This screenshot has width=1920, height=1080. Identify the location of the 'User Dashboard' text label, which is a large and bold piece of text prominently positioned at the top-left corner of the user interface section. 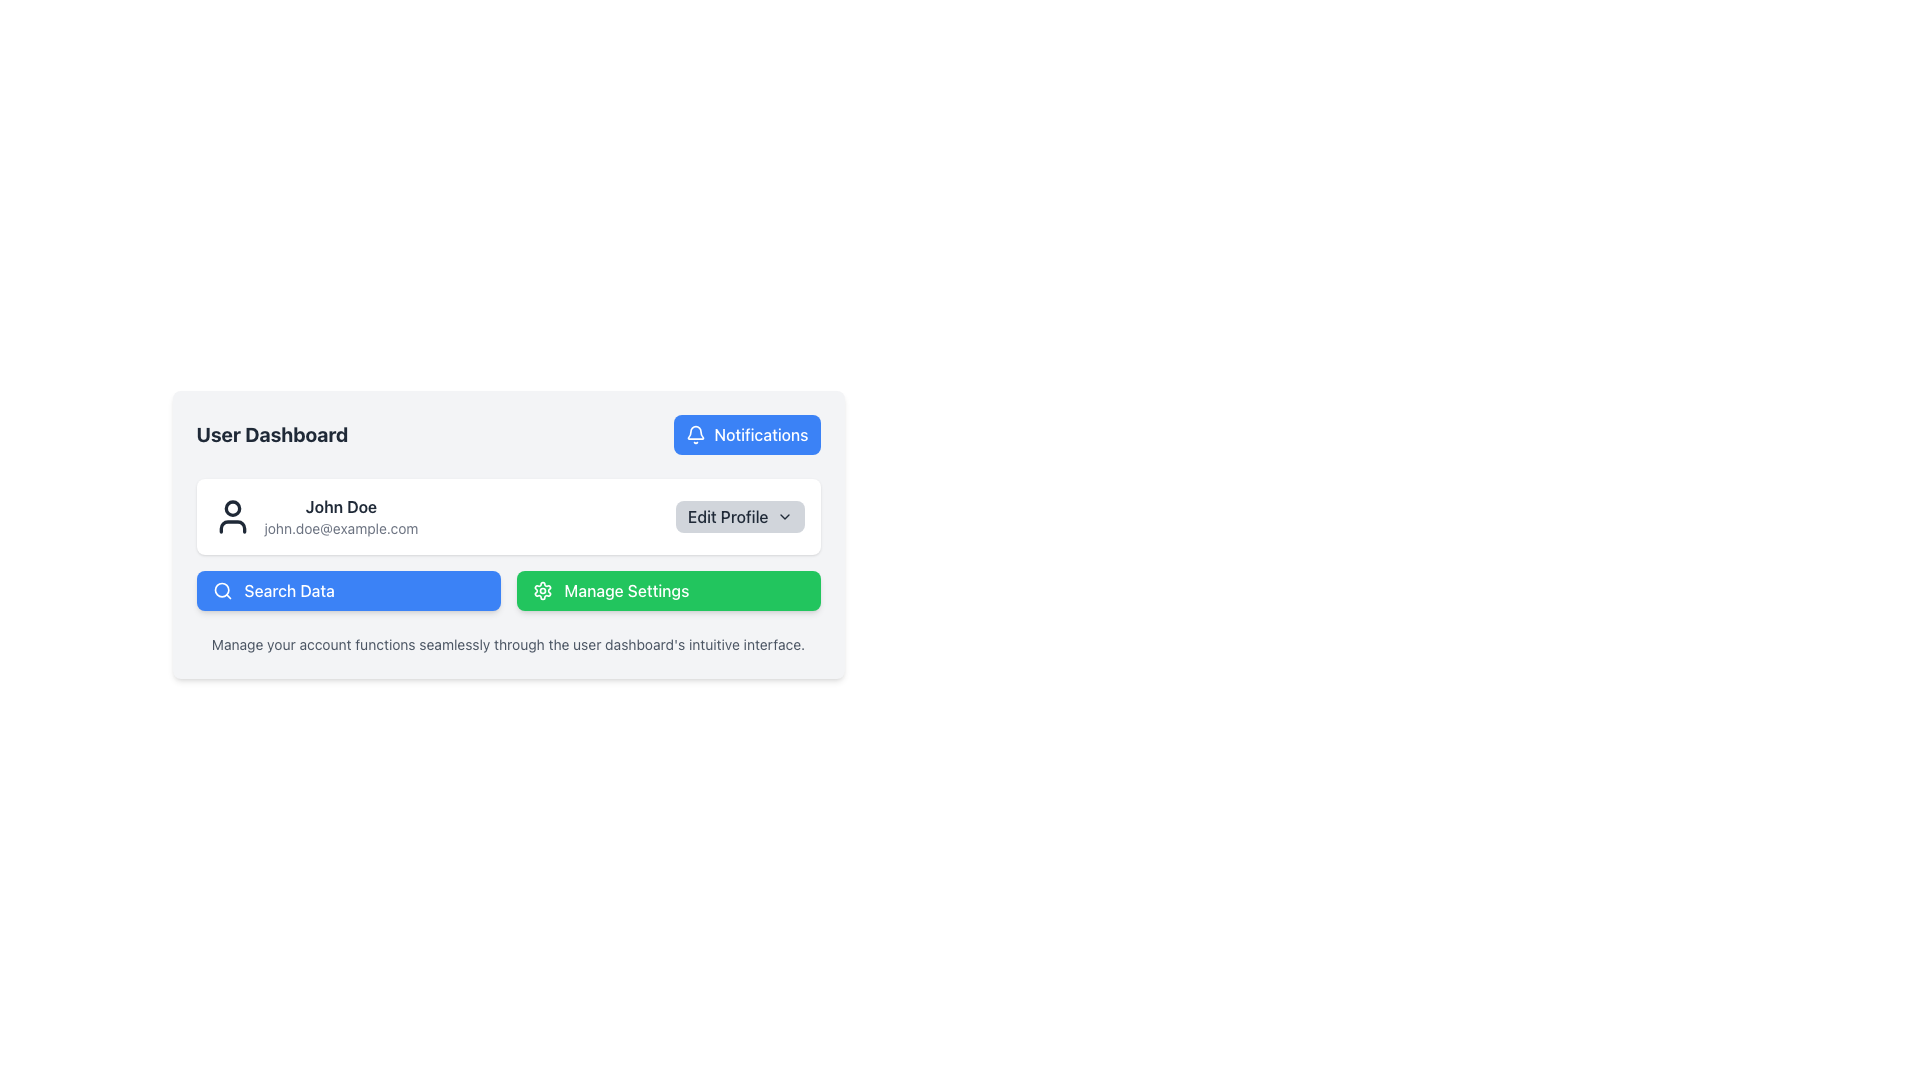
(271, 434).